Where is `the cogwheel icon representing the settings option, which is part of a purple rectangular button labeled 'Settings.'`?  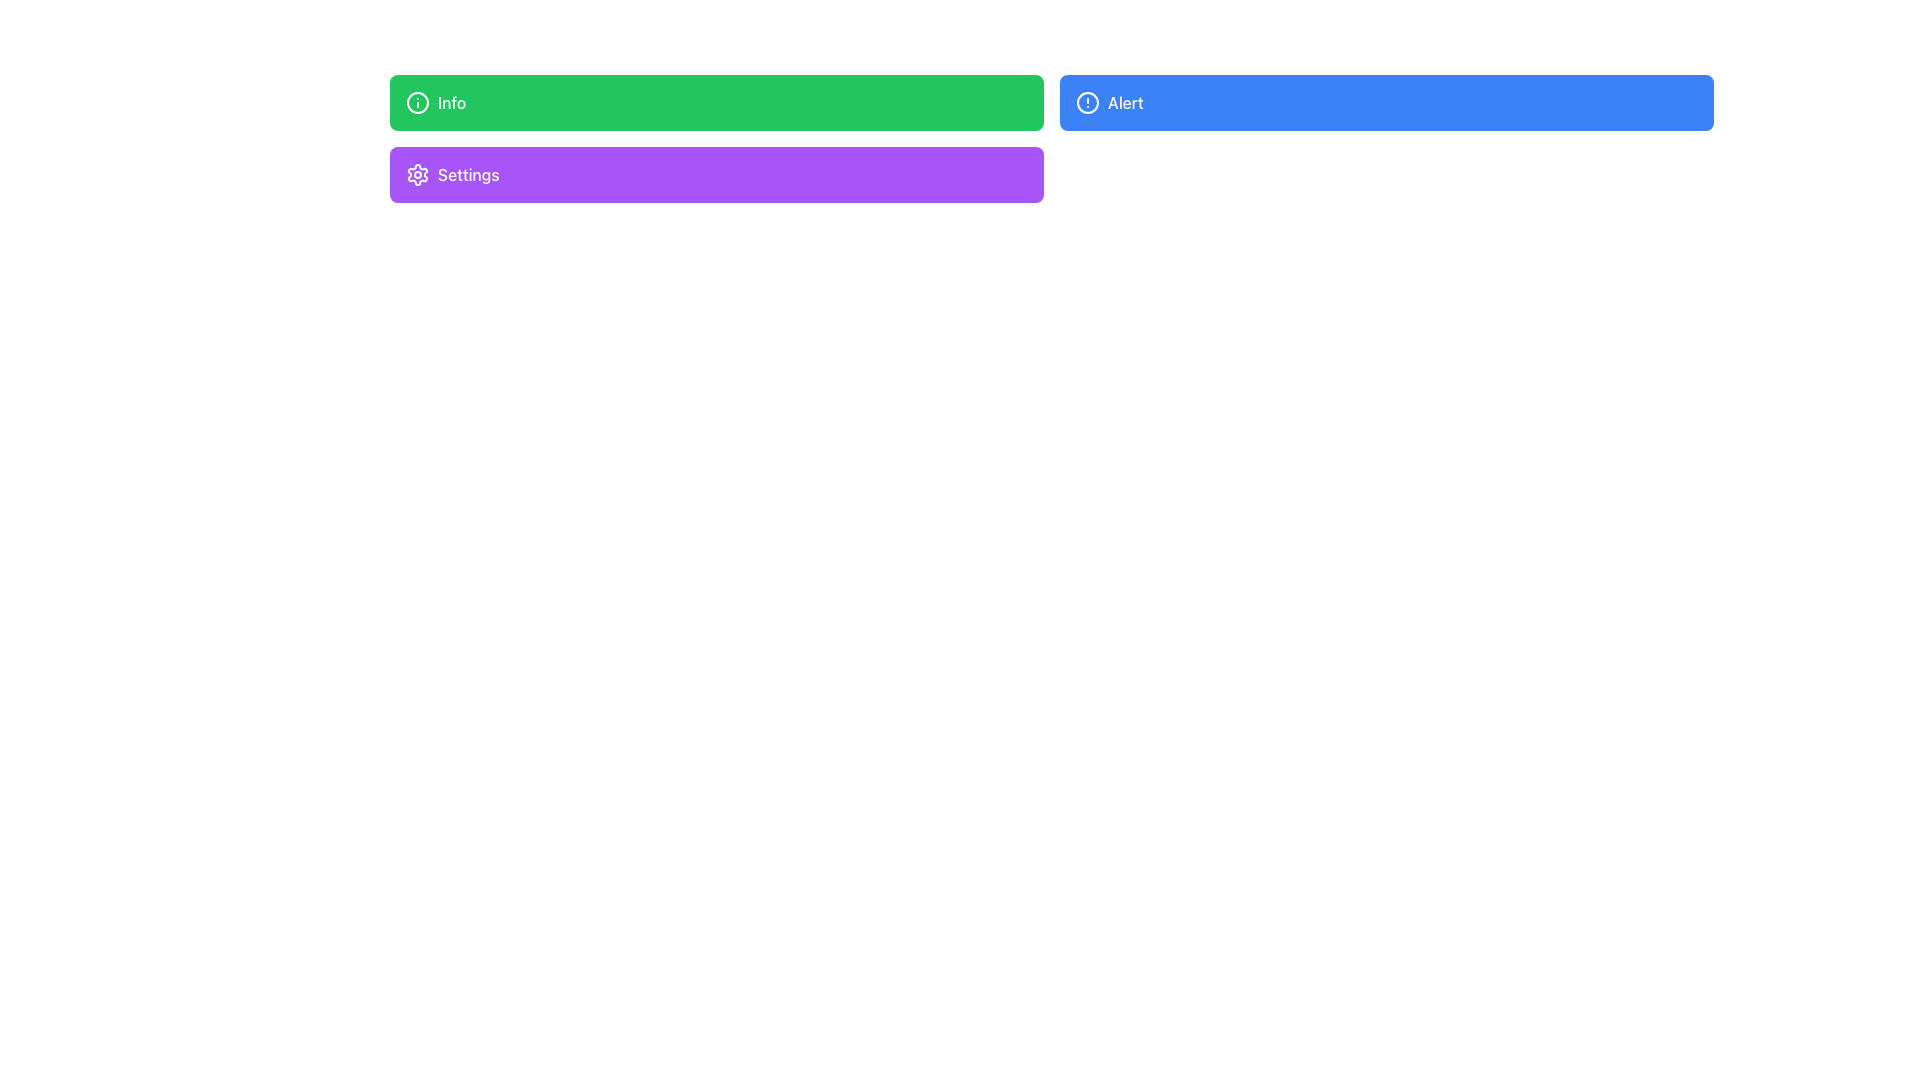 the cogwheel icon representing the settings option, which is part of a purple rectangular button labeled 'Settings.' is located at coordinates (416, 173).